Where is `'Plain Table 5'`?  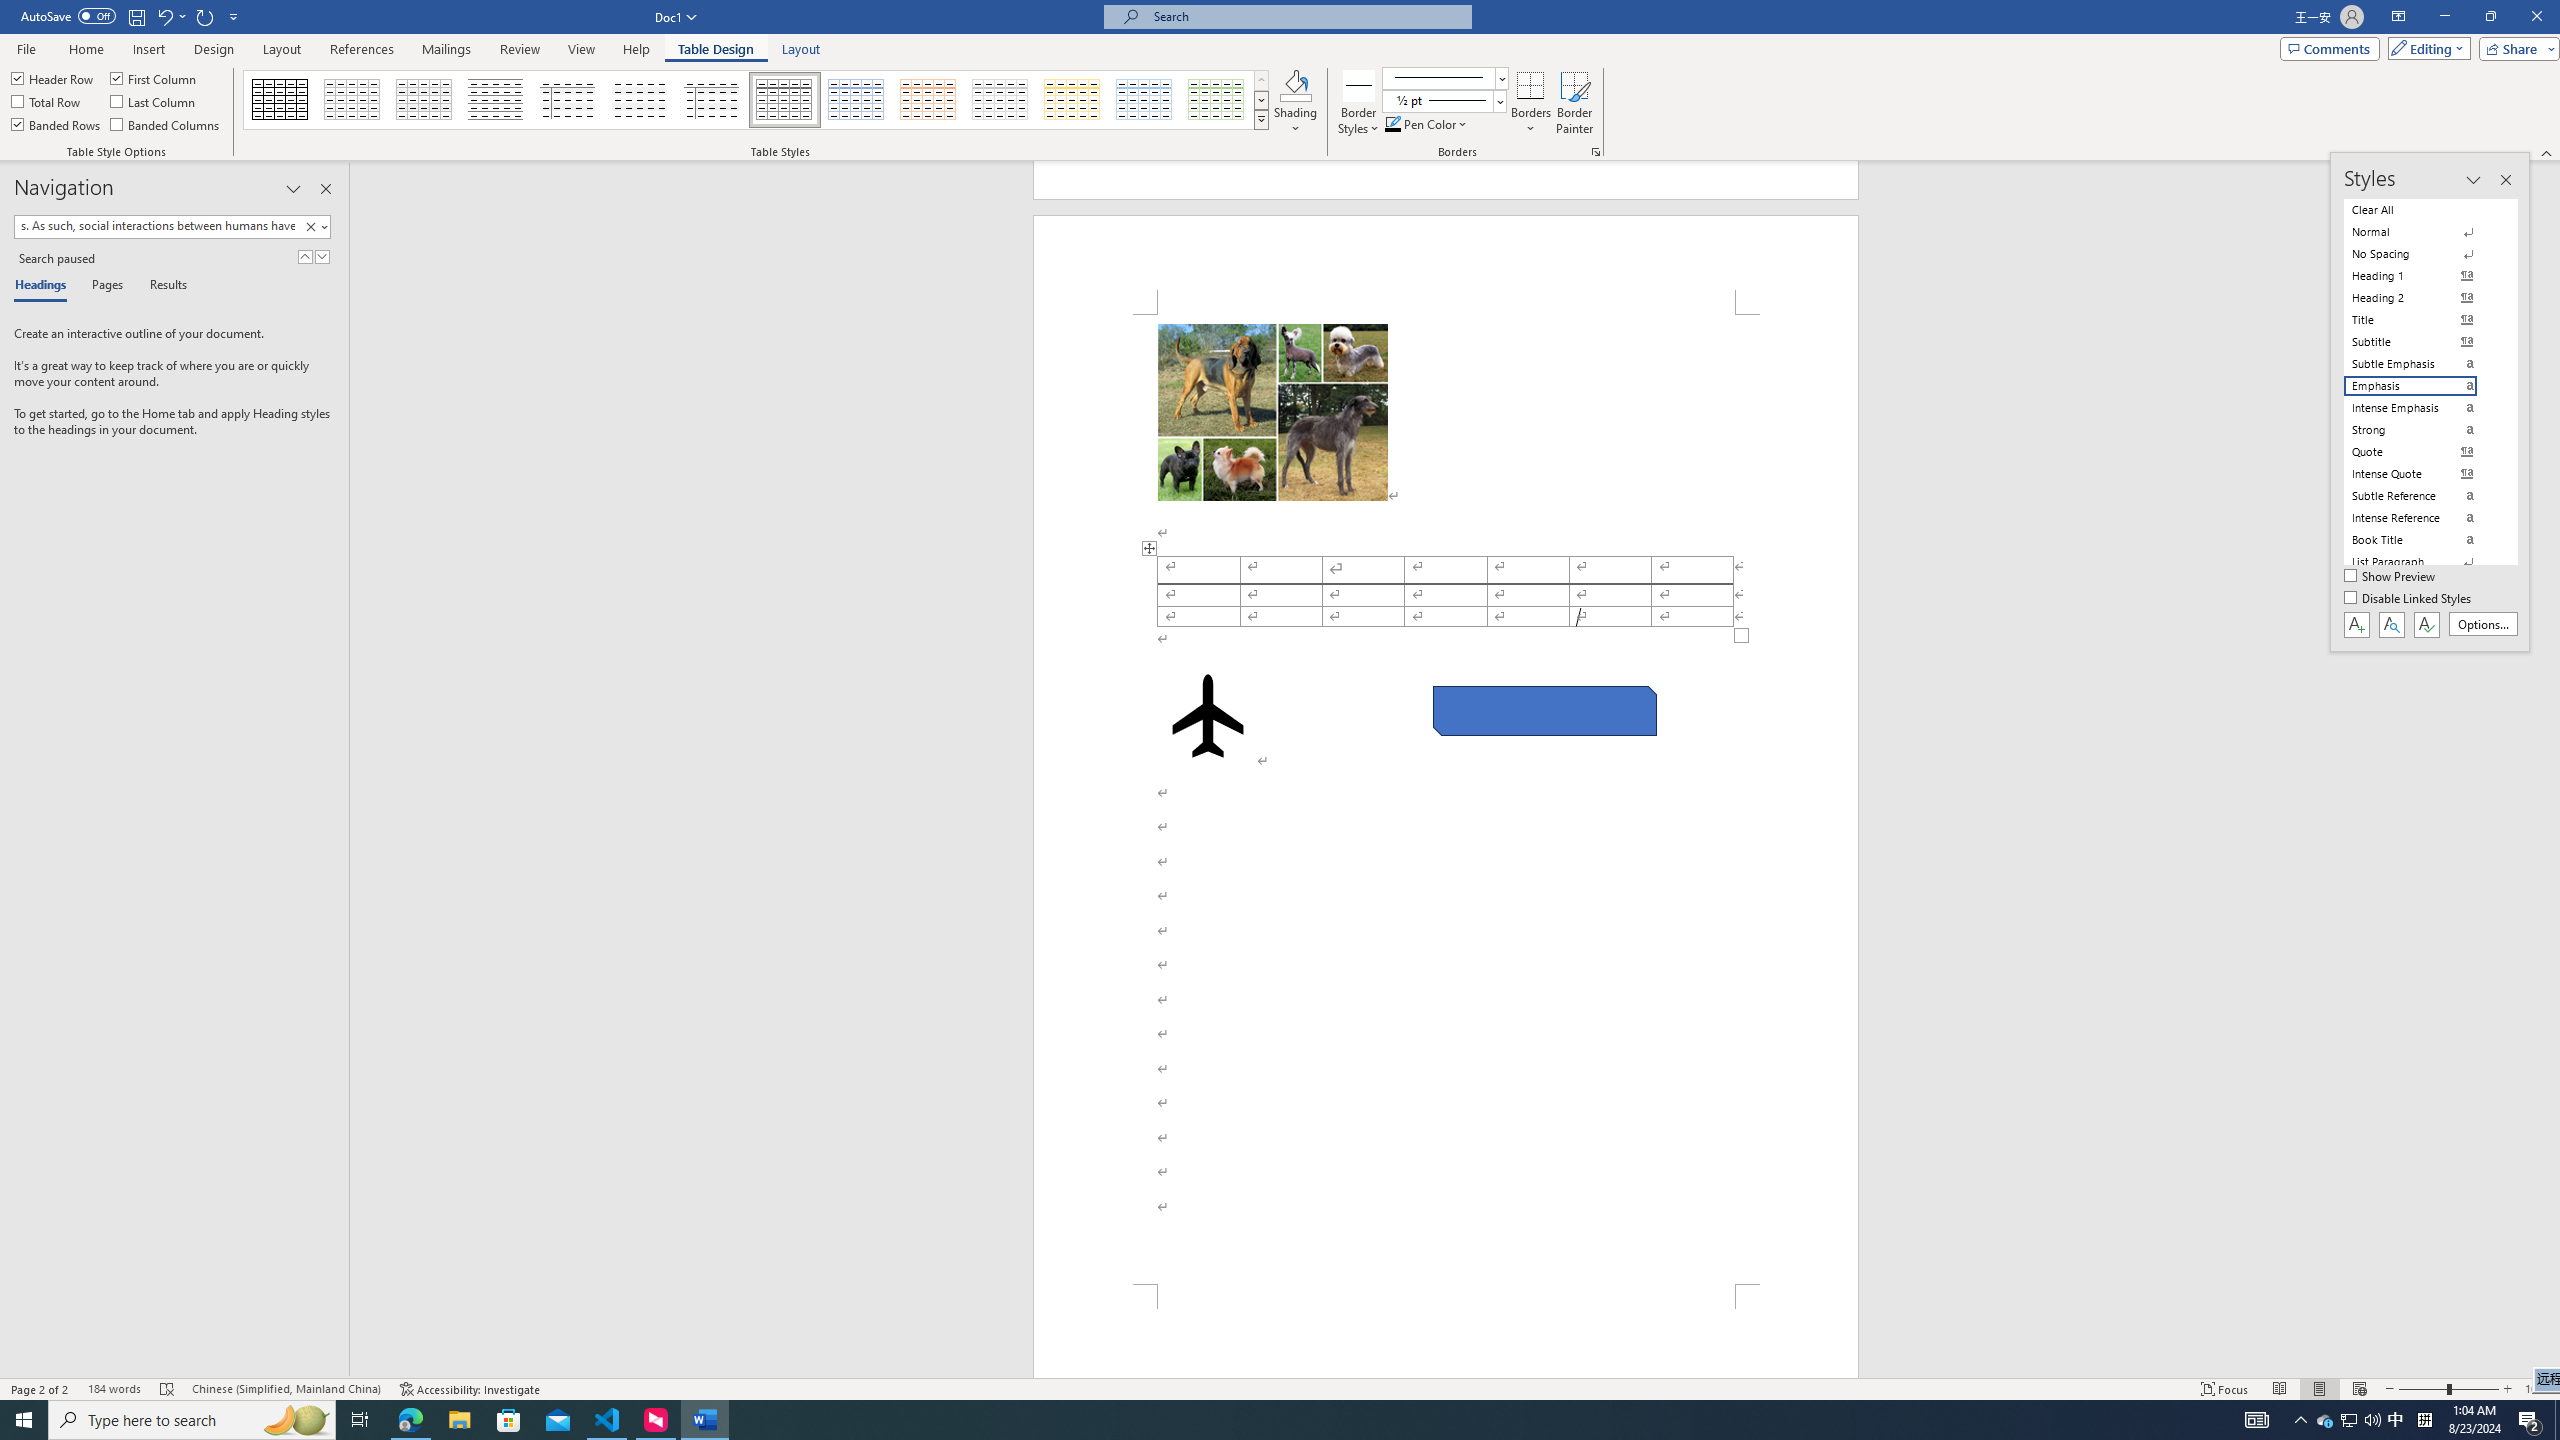
'Plain Table 5' is located at coordinates (712, 99).